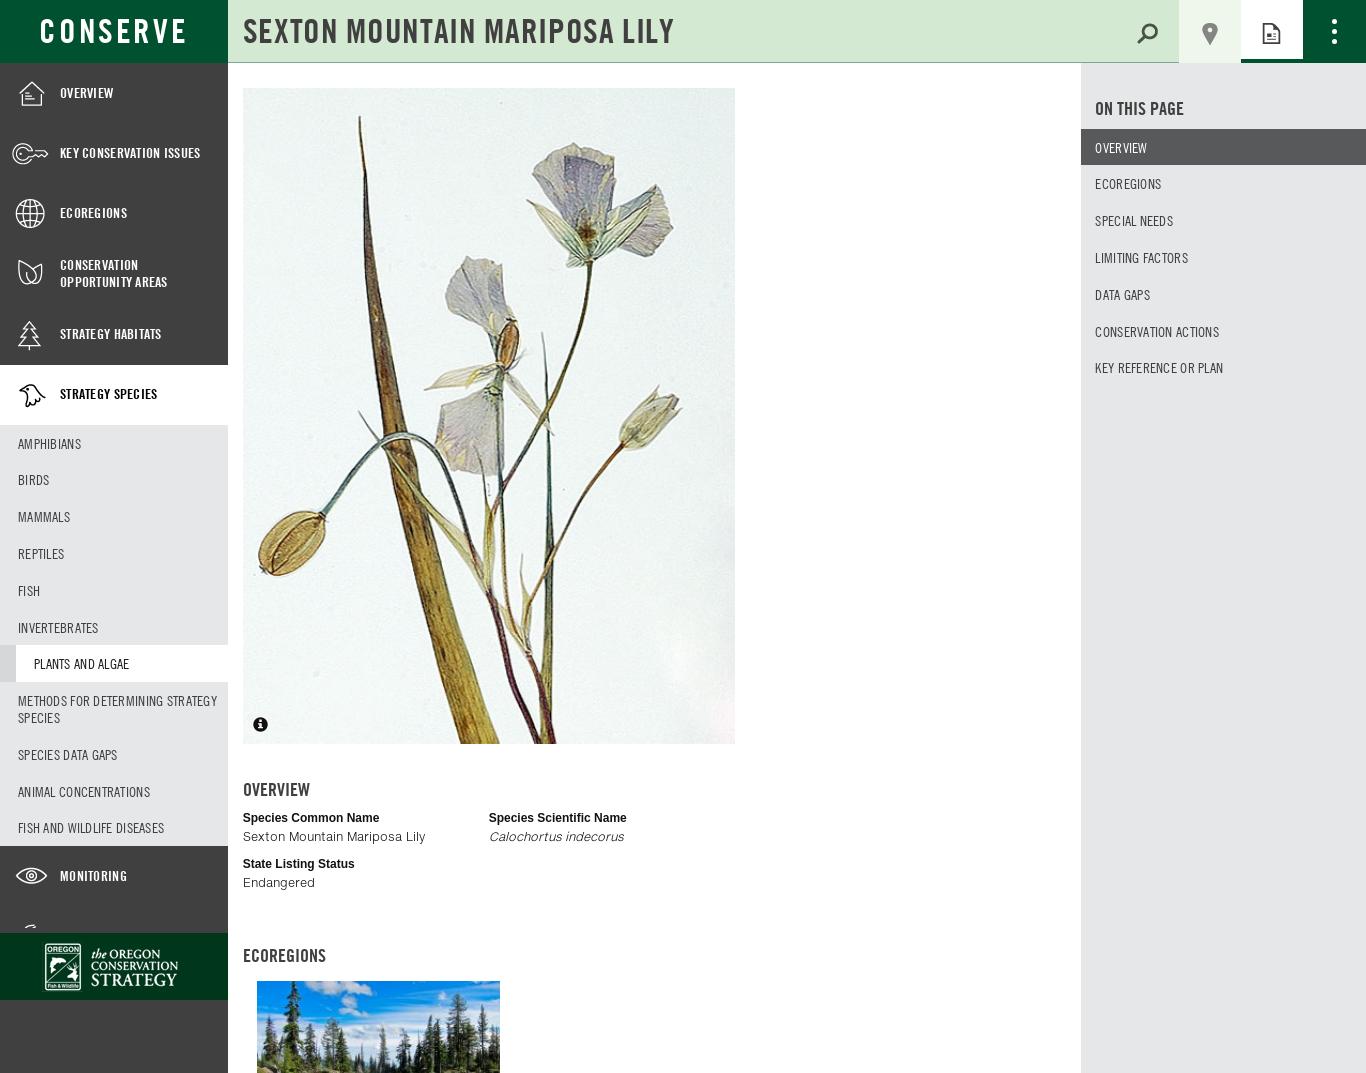 The width and height of the screenshot is (1366, 1073). Describe the element at coordinates (557, 817) in the screenshot. I see `'Species Scientific Name'` at that location.